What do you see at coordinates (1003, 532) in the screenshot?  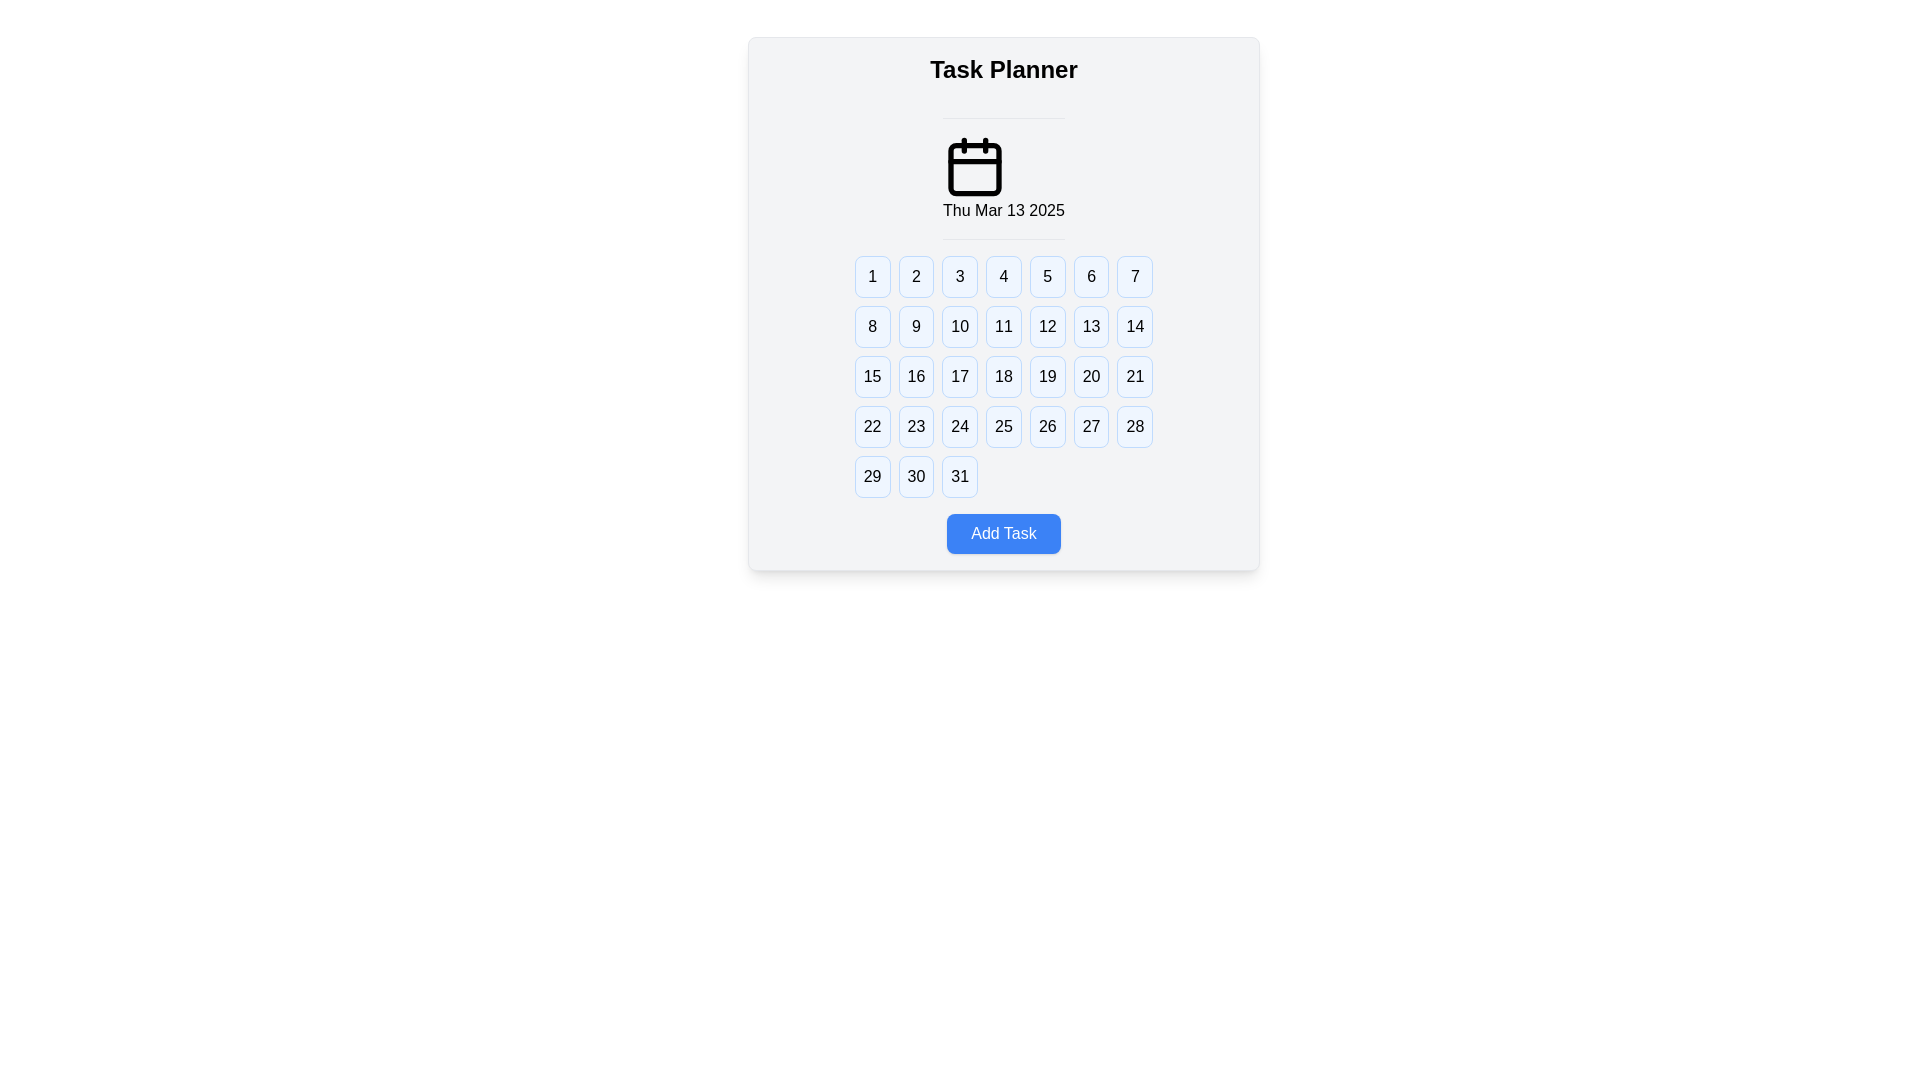 I see `the task addition button located centrally near the bottom of the main calendar interface` at bounding box center [1003, 532].